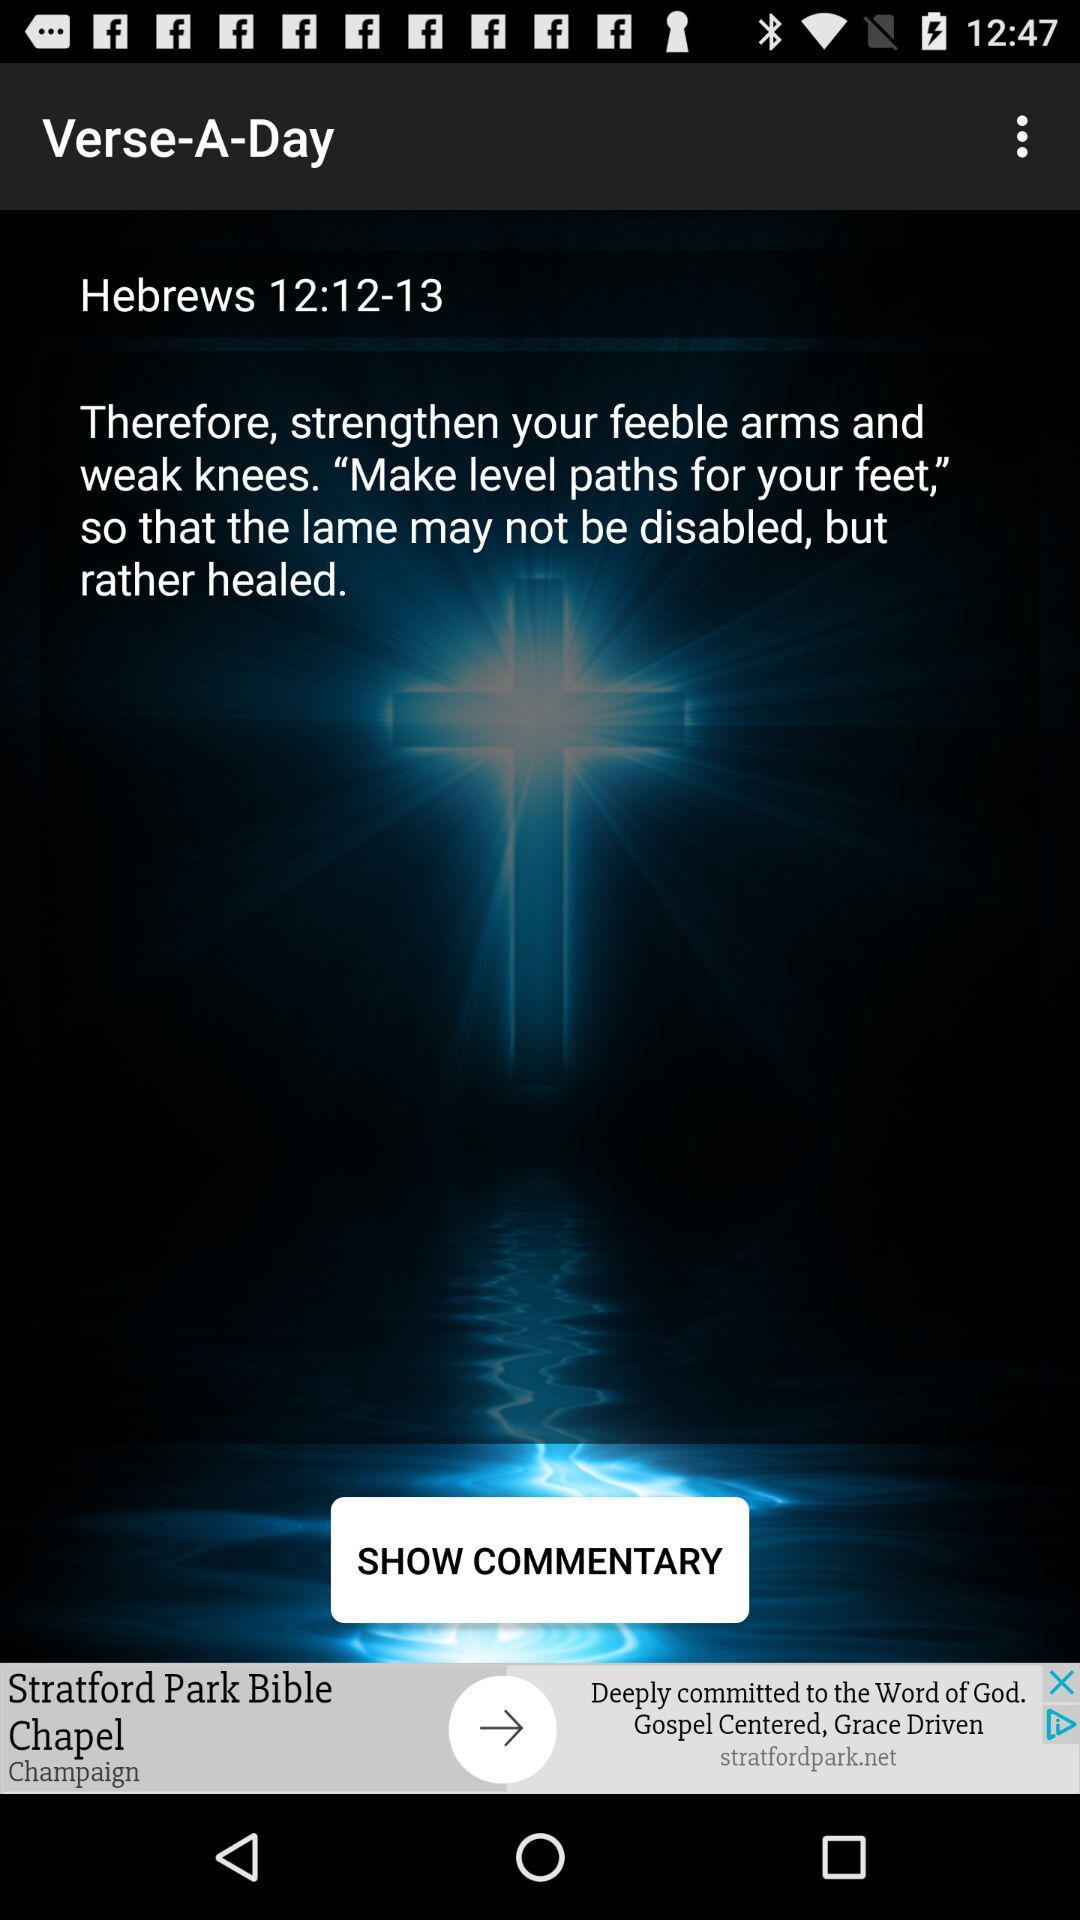 Image resolution: width=1080 pixels, height=1920 pixels. Describe the element at coordinates (540, 896) in the screenshot. I see `icon below the hebrews 12 12` at that location.